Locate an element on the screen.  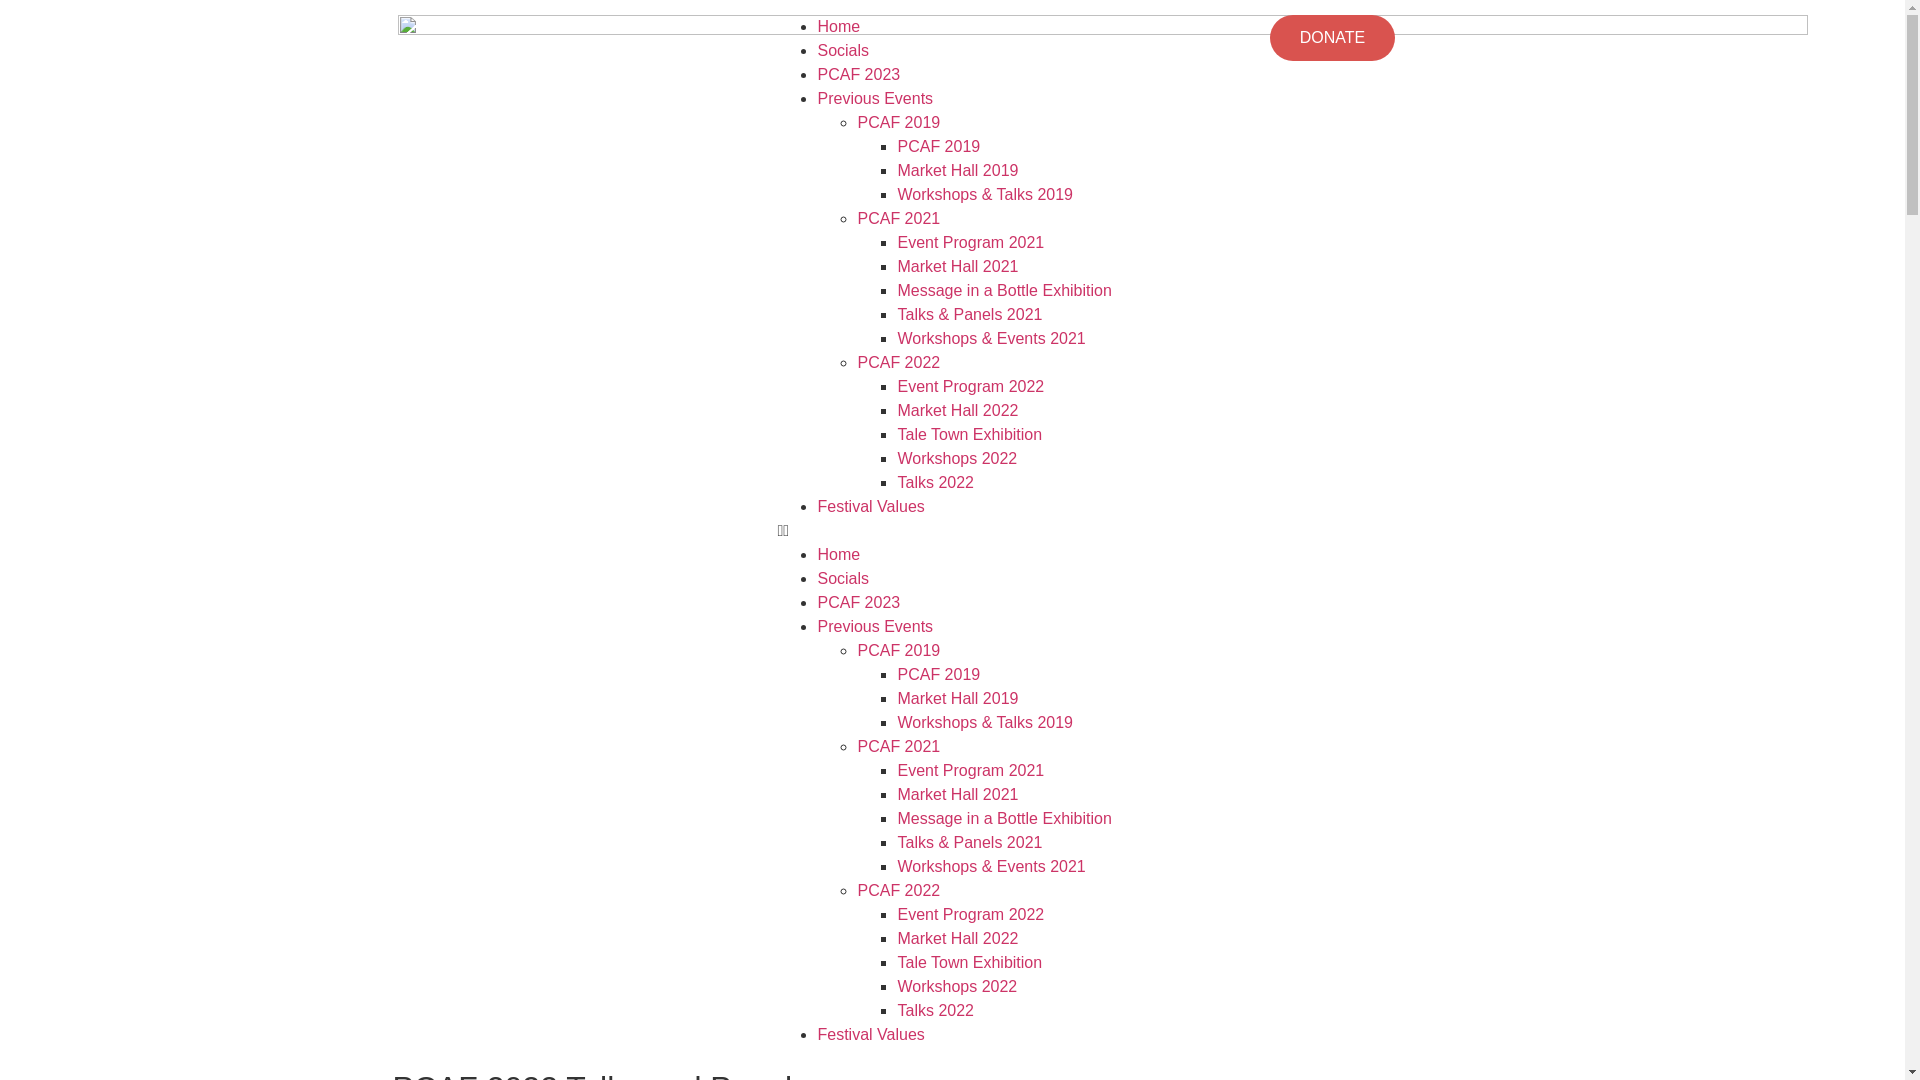
'PCAF 2023' is located at coordinates (858, 601).